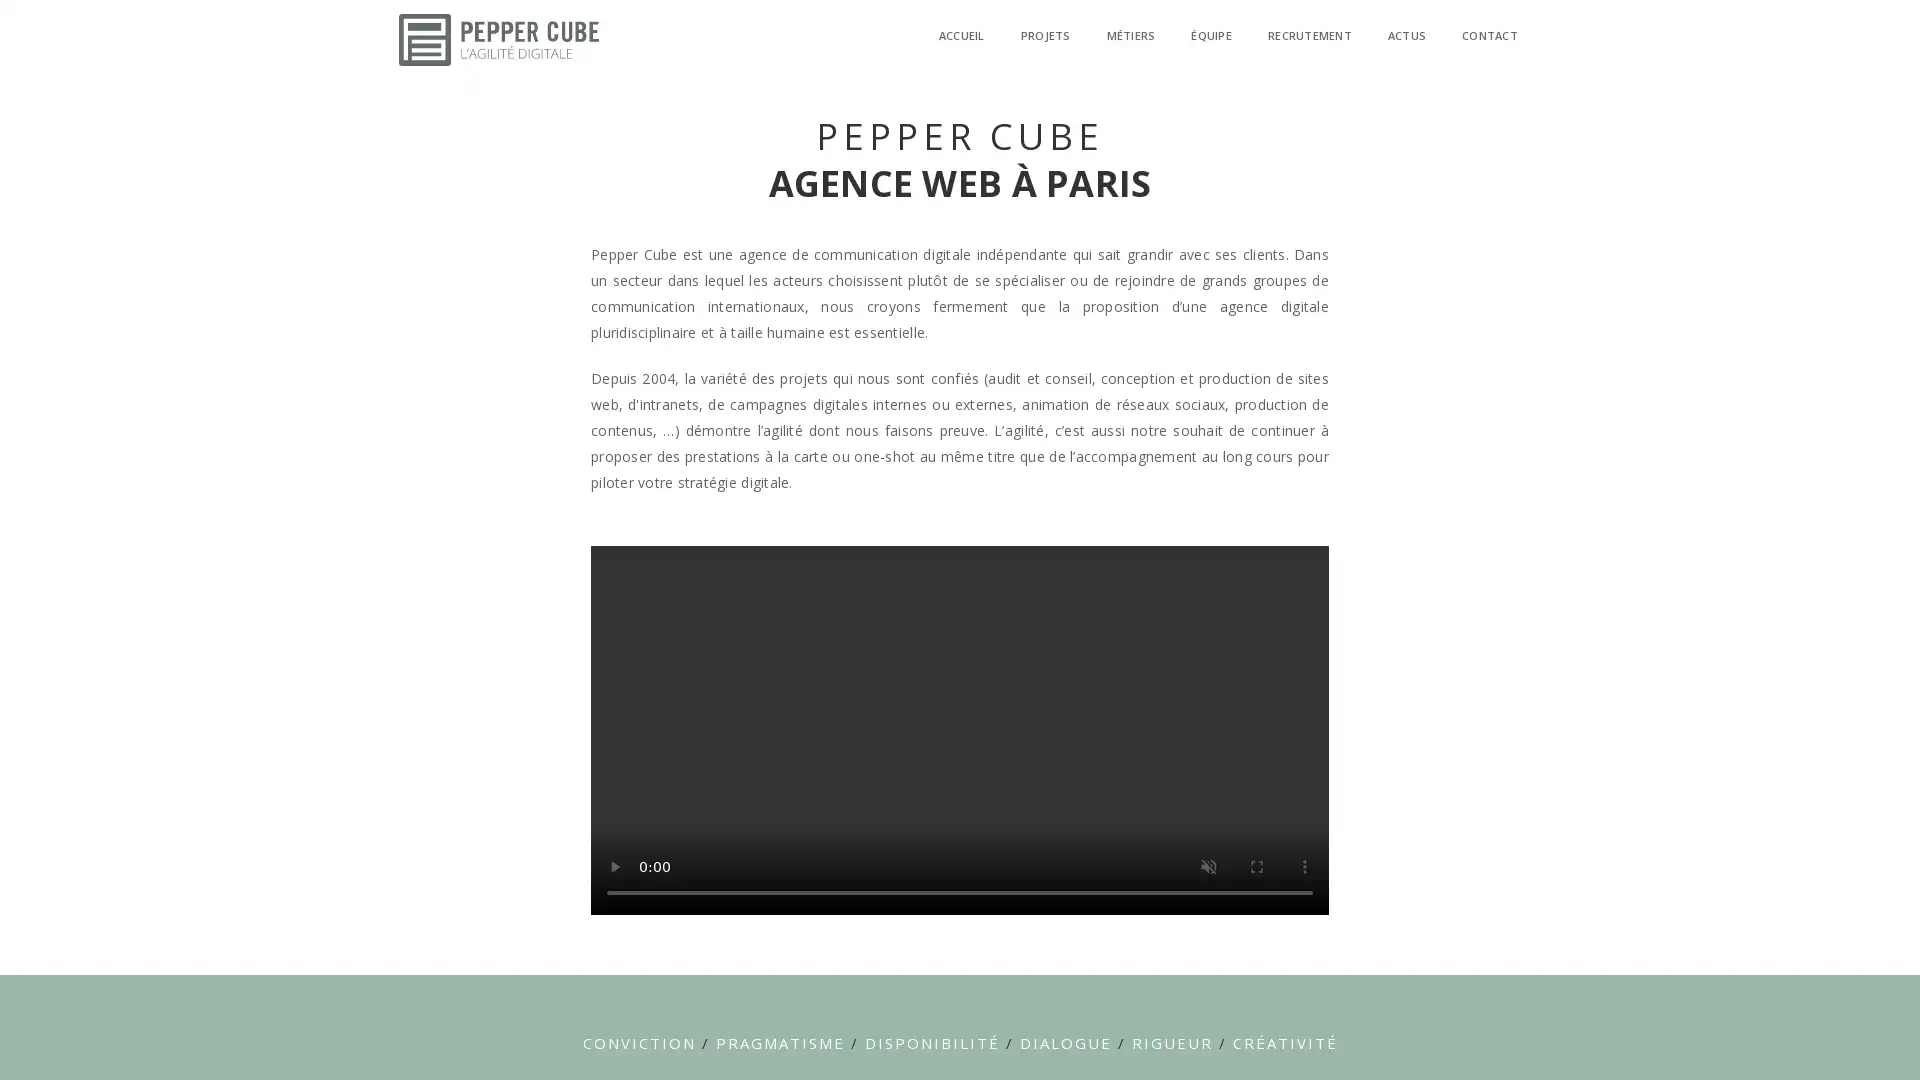 The height and width of the screenshot is (1080, 1920). I want to click on show more media controls, so click(1305, 866).